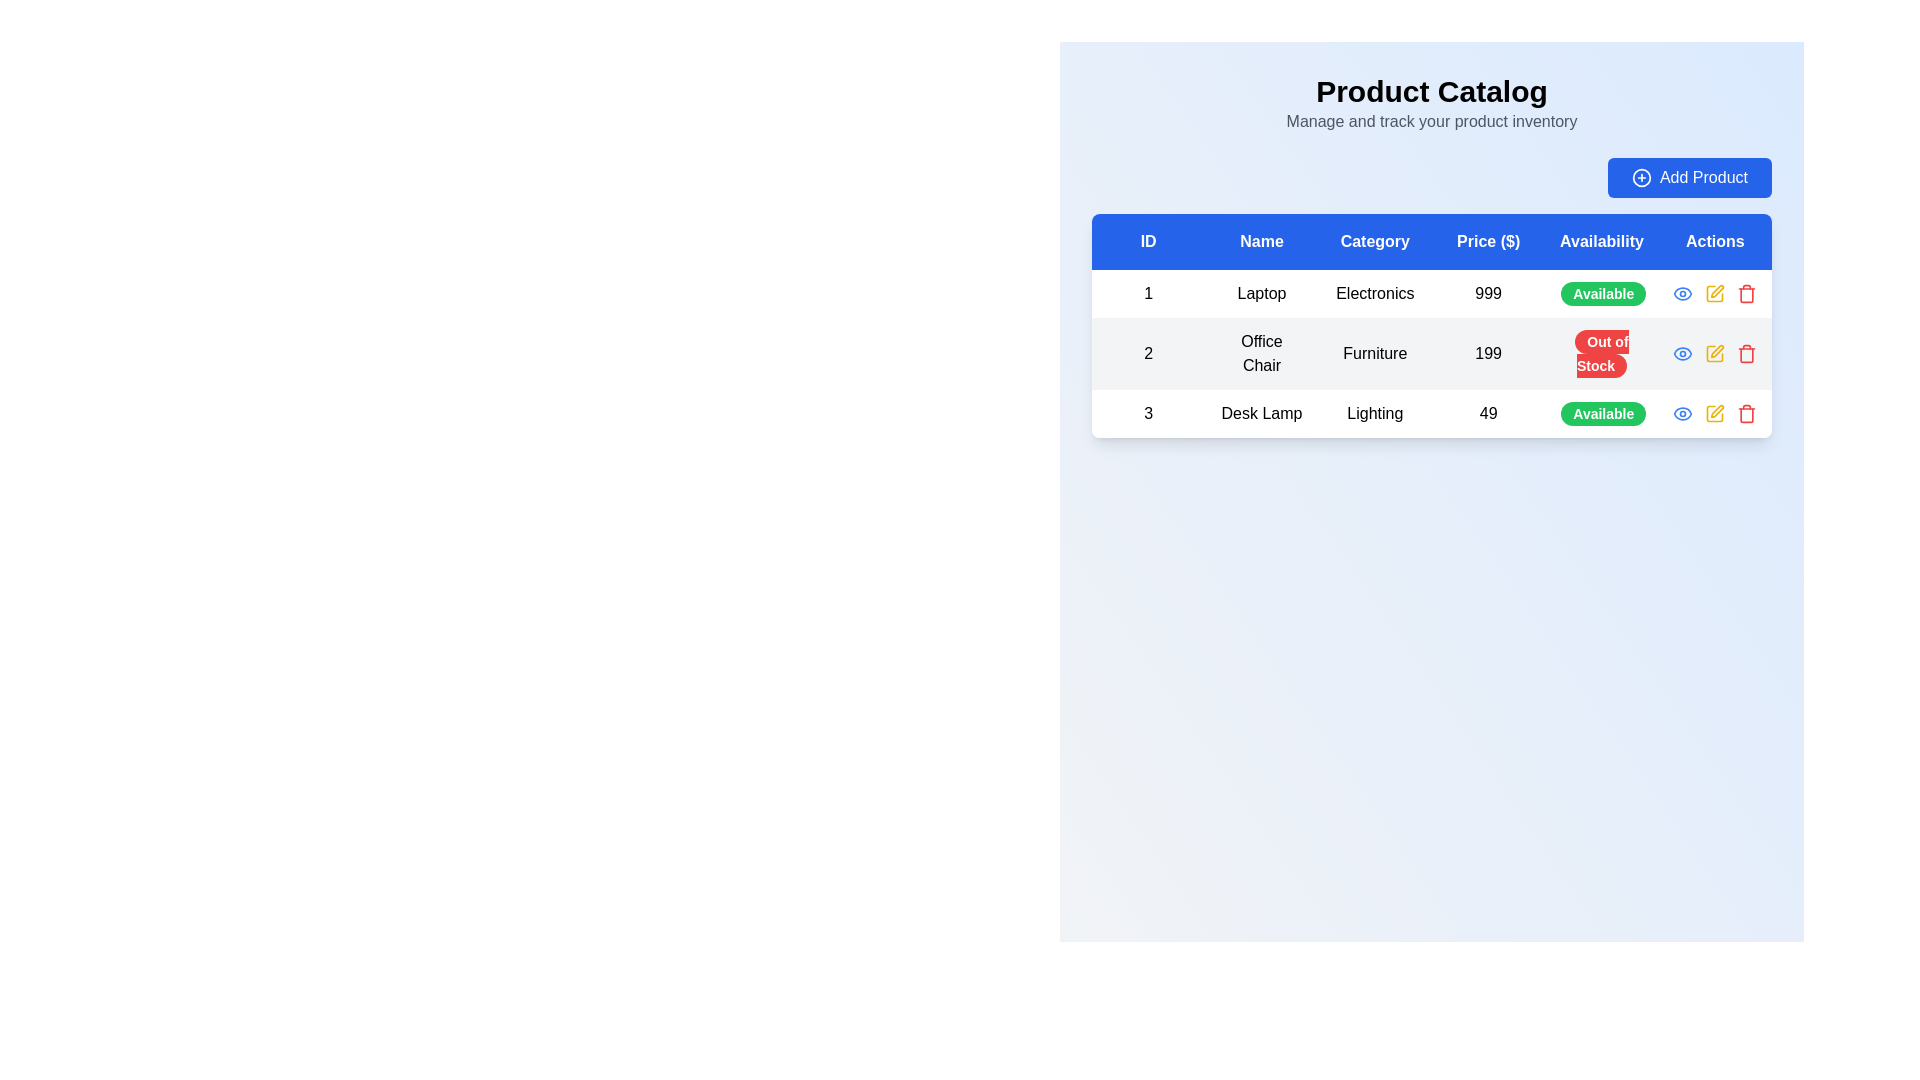 The image size is (1920, 1080). I want to click on the 'Add Product' button located at the top-right corner of the main section for keyboard interaction, so click(1688, 176).